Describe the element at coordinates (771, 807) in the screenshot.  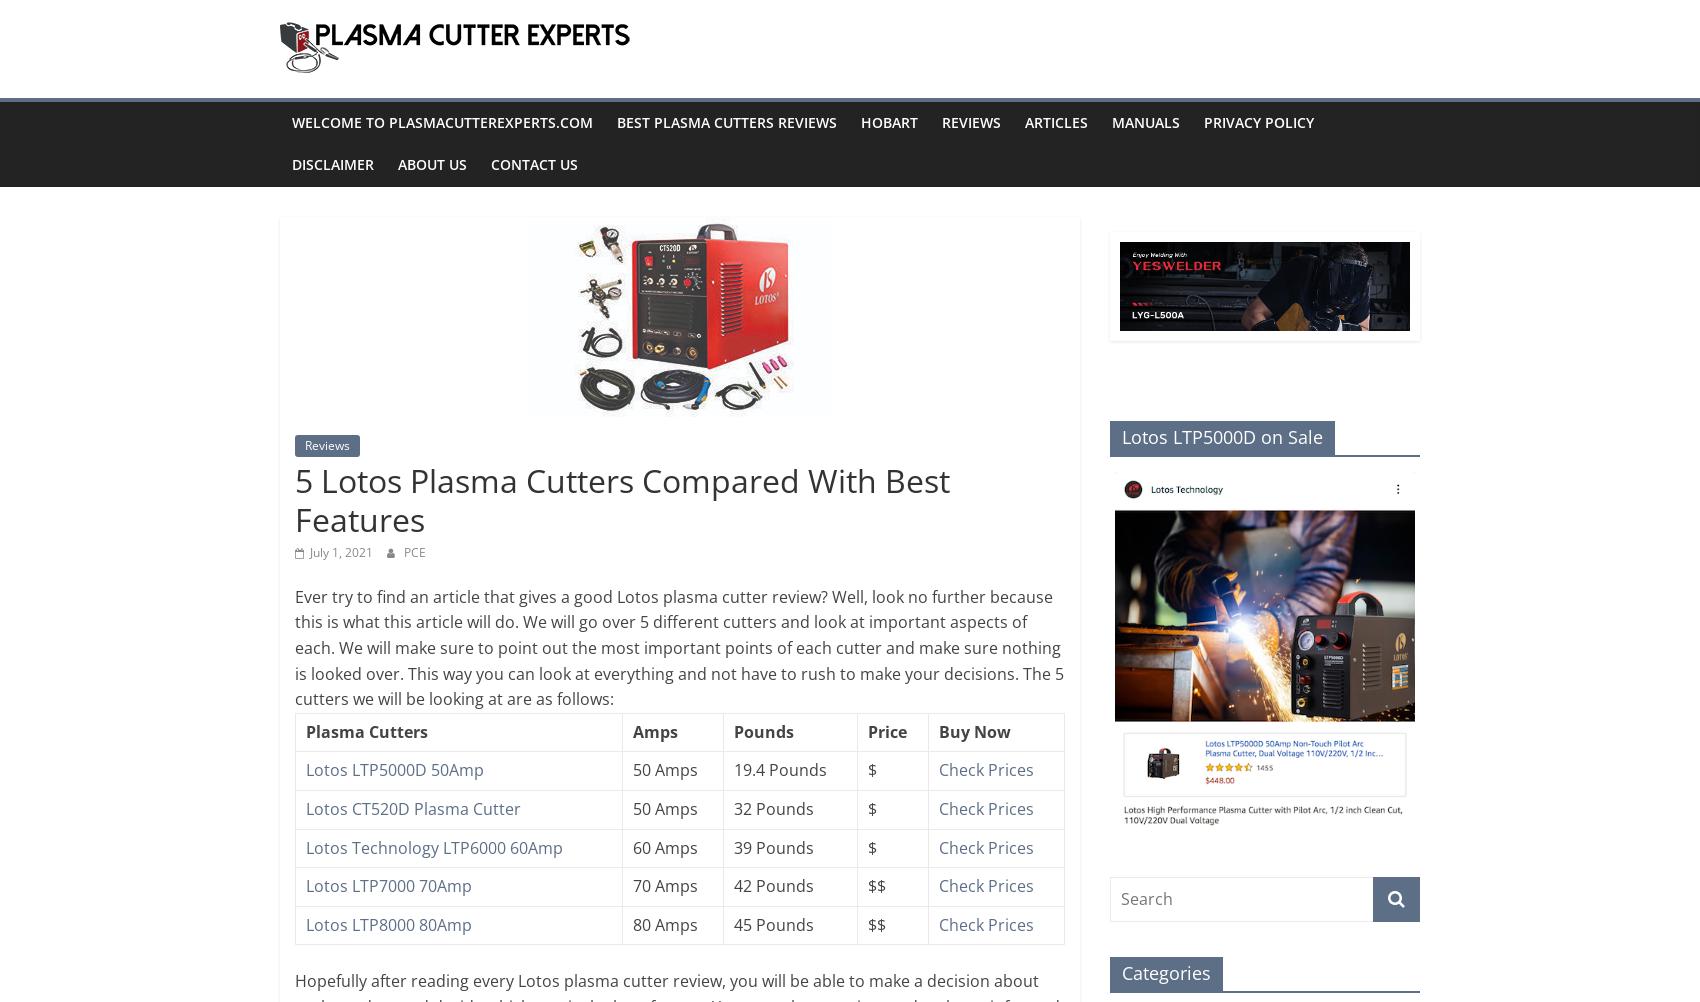
I see `'32 Pounds'` at that location.